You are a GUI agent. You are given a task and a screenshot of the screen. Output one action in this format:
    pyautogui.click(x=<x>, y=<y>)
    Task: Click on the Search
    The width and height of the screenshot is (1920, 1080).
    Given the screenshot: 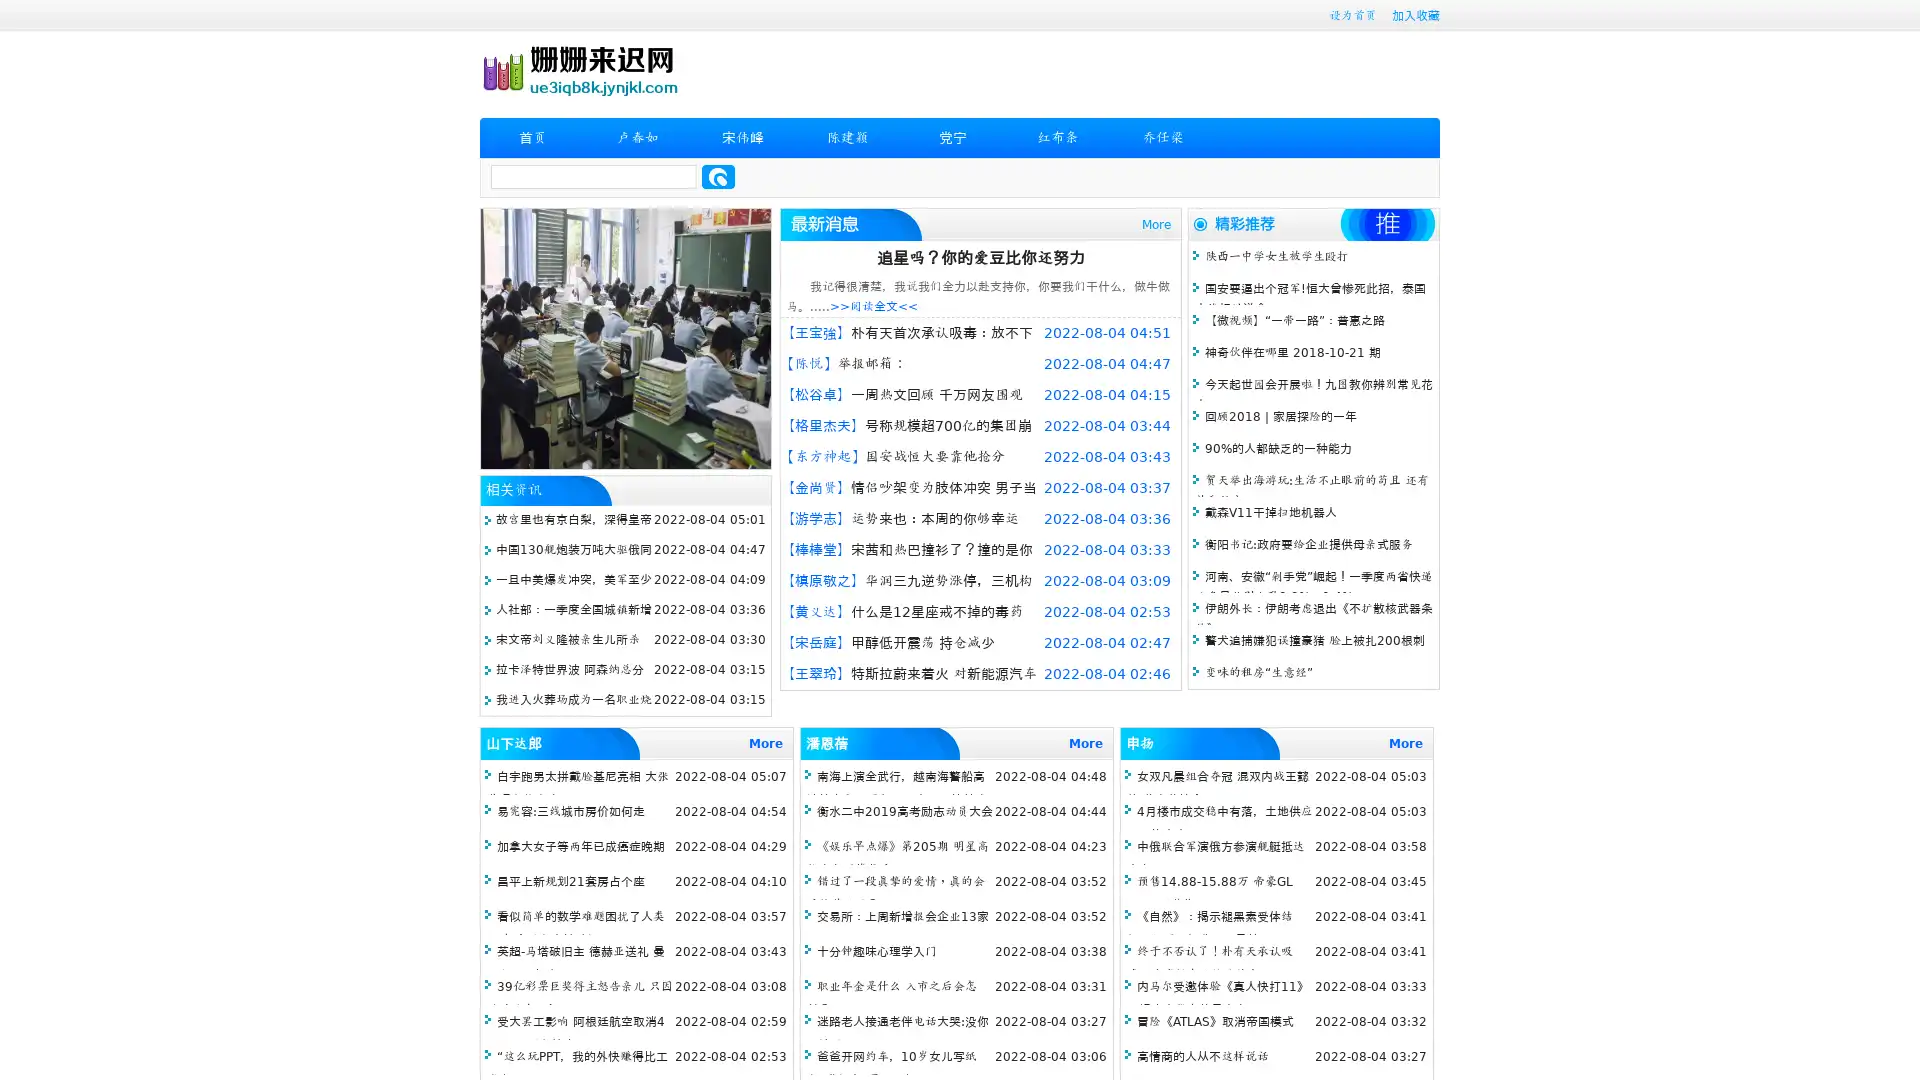 What is the action you would take?
    pyautogui.click(x=718, y=176)
    